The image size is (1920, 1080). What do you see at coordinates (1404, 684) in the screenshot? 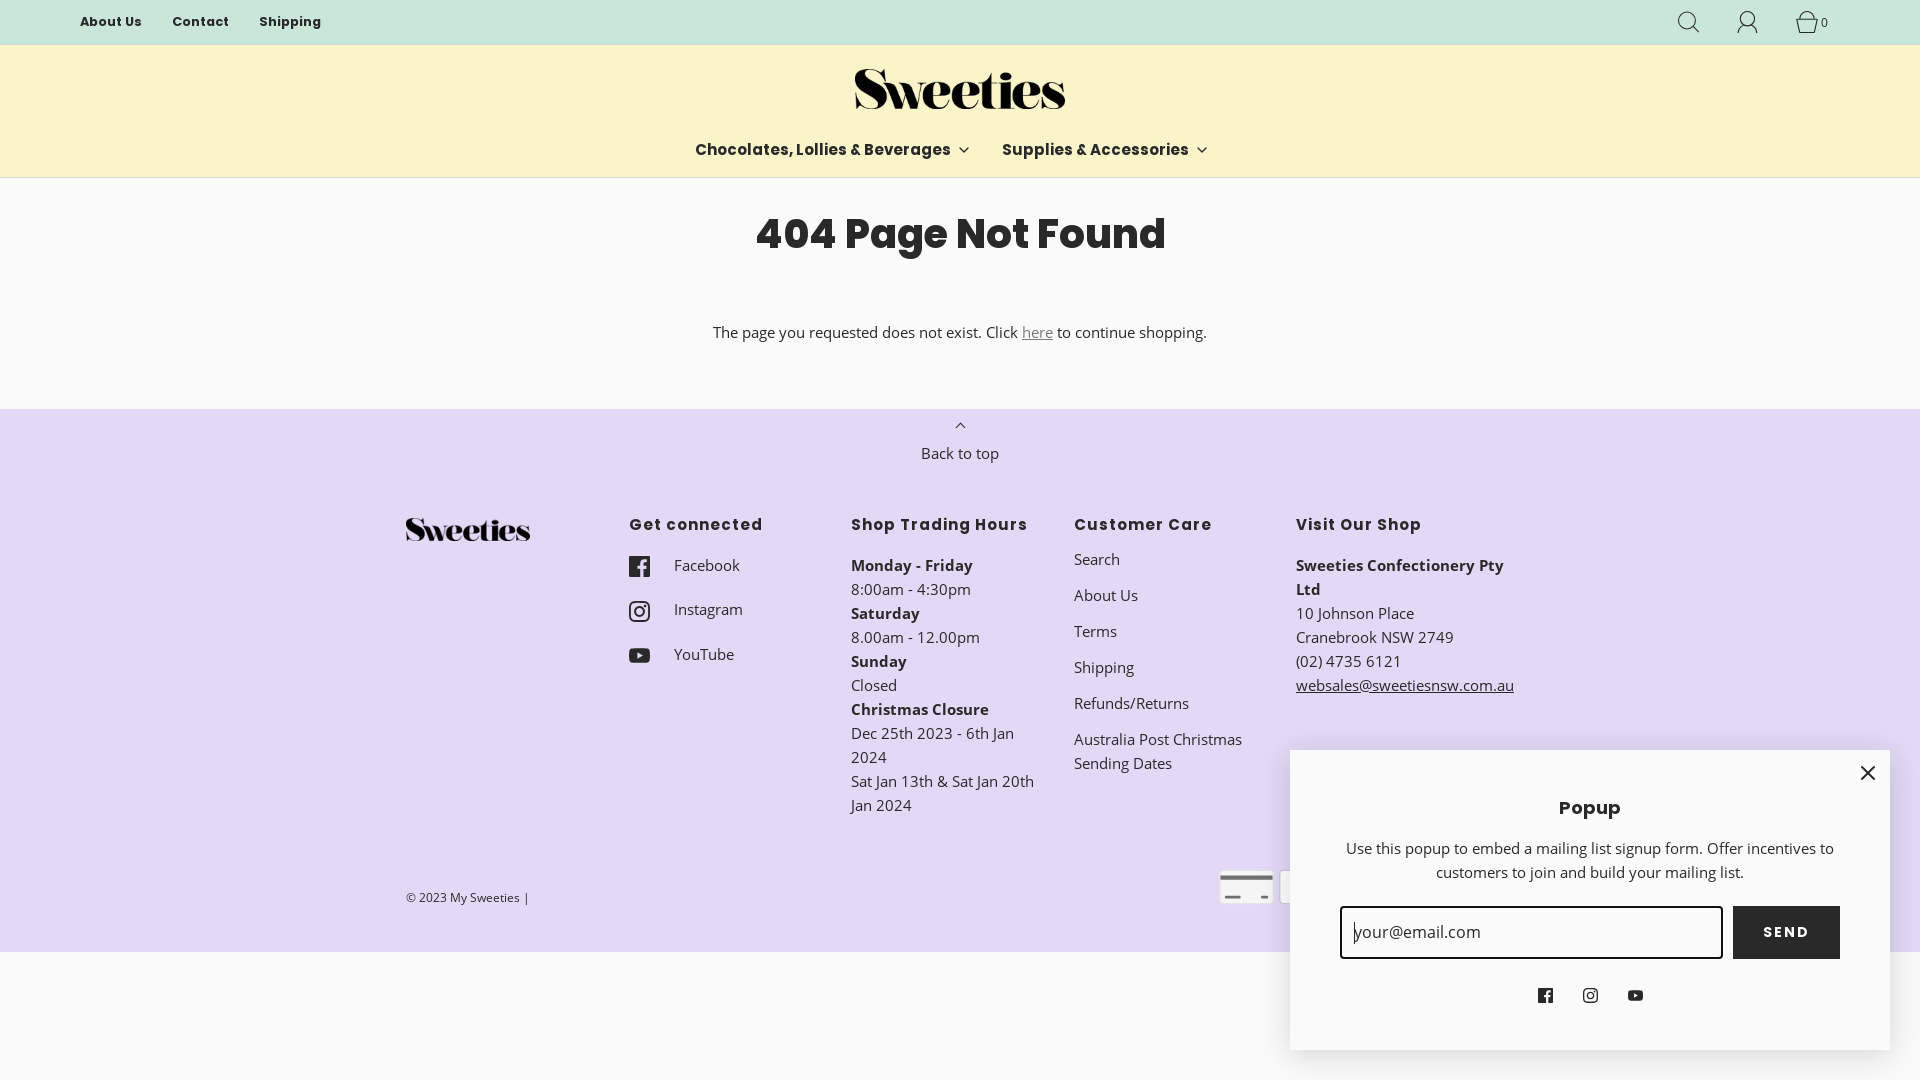
I see `'websales@sweetiesnsw.com.au'` at bounding box center [1404, 684].